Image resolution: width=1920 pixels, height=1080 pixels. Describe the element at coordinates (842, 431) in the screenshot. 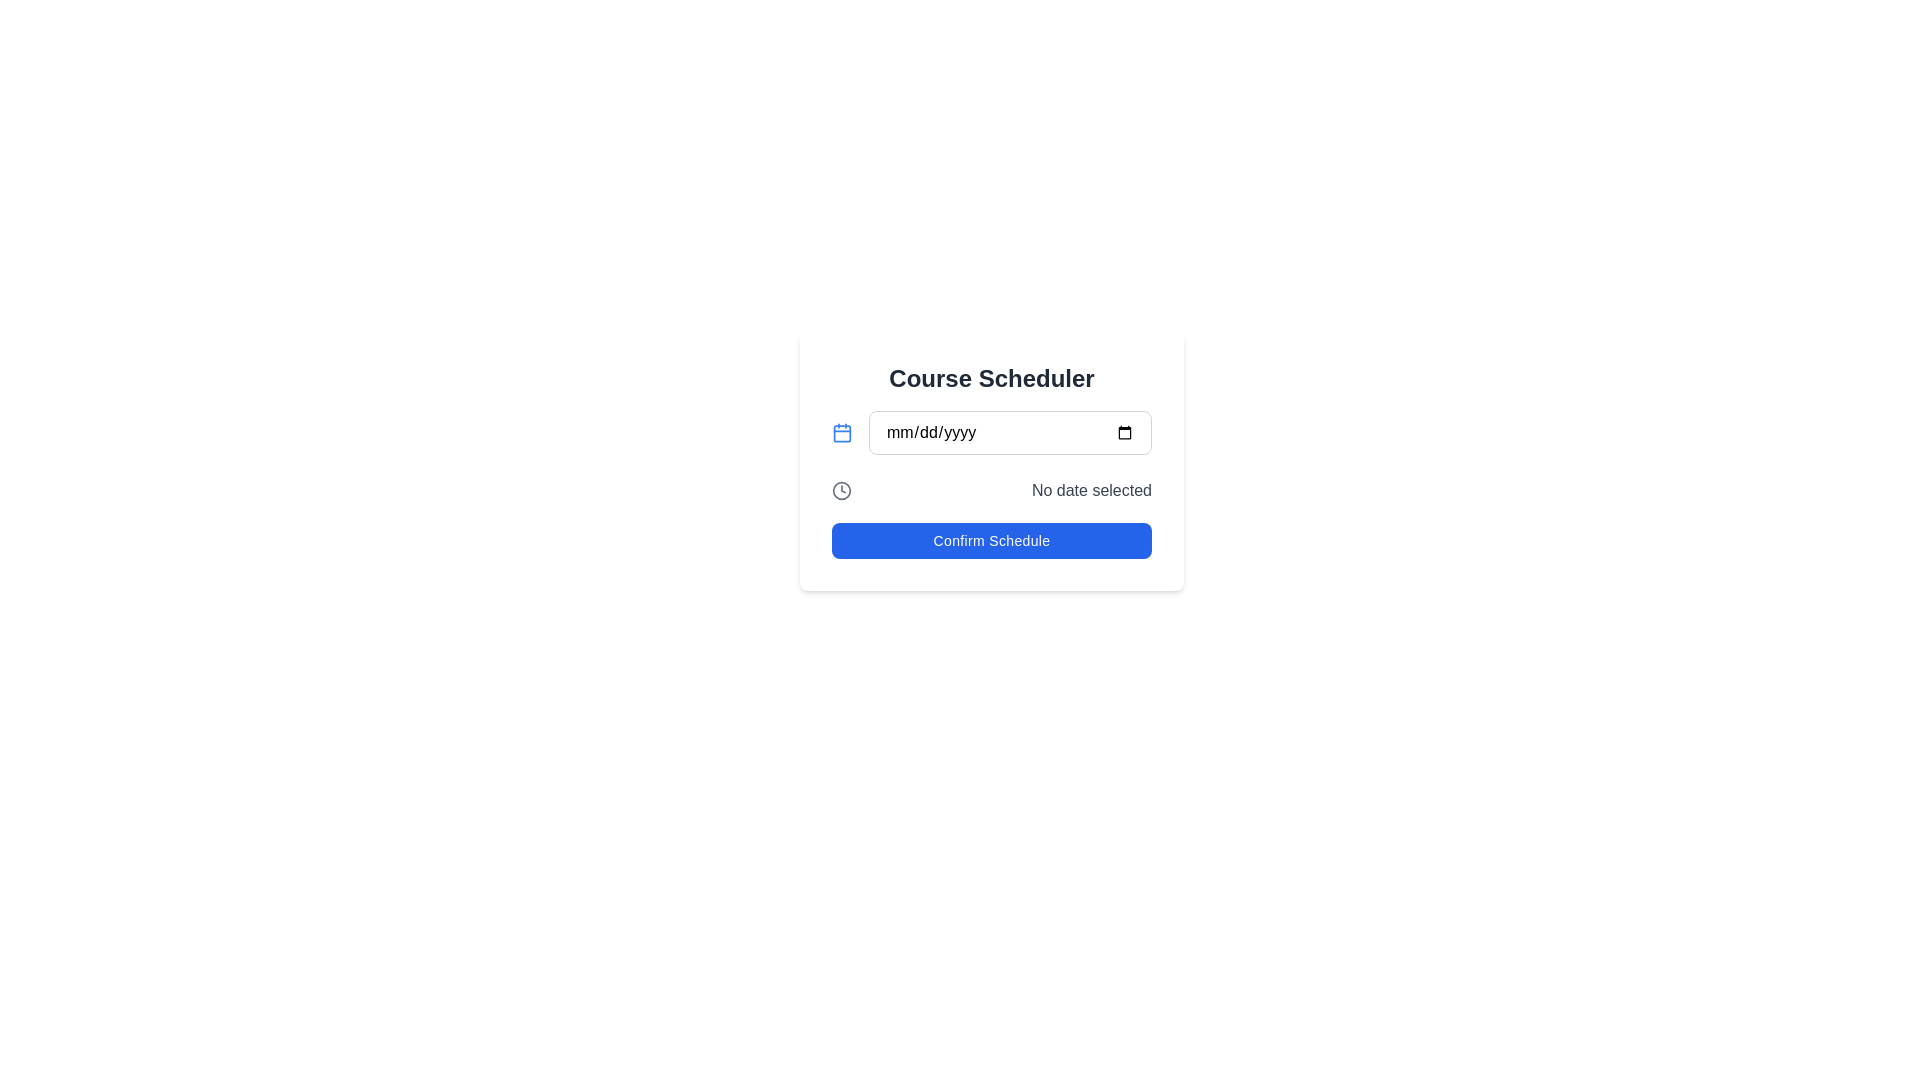

I see `the leftmost calendar icon` at that location.